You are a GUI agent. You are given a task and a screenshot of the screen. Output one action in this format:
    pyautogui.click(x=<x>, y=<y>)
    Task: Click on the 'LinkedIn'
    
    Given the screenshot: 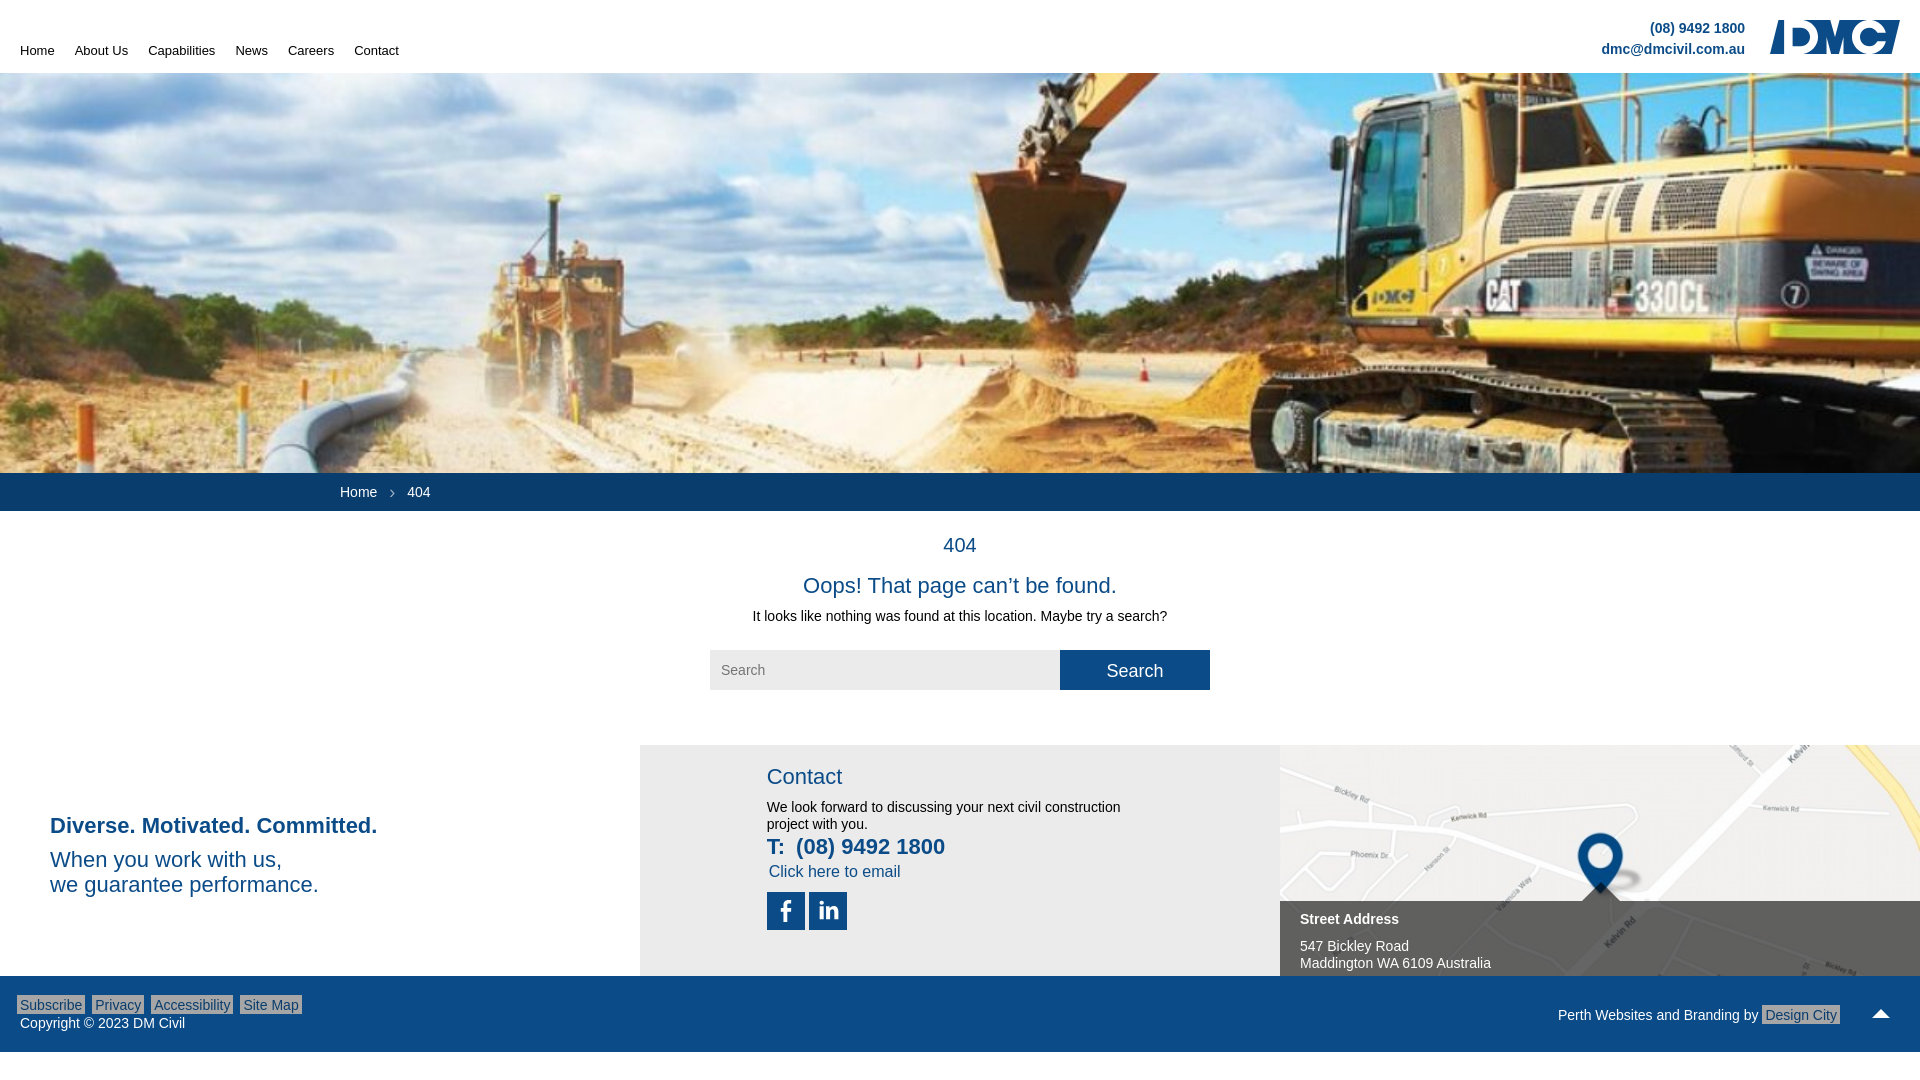 What is the action you would take?
    pyautogui.click(x=828, y=910)
    